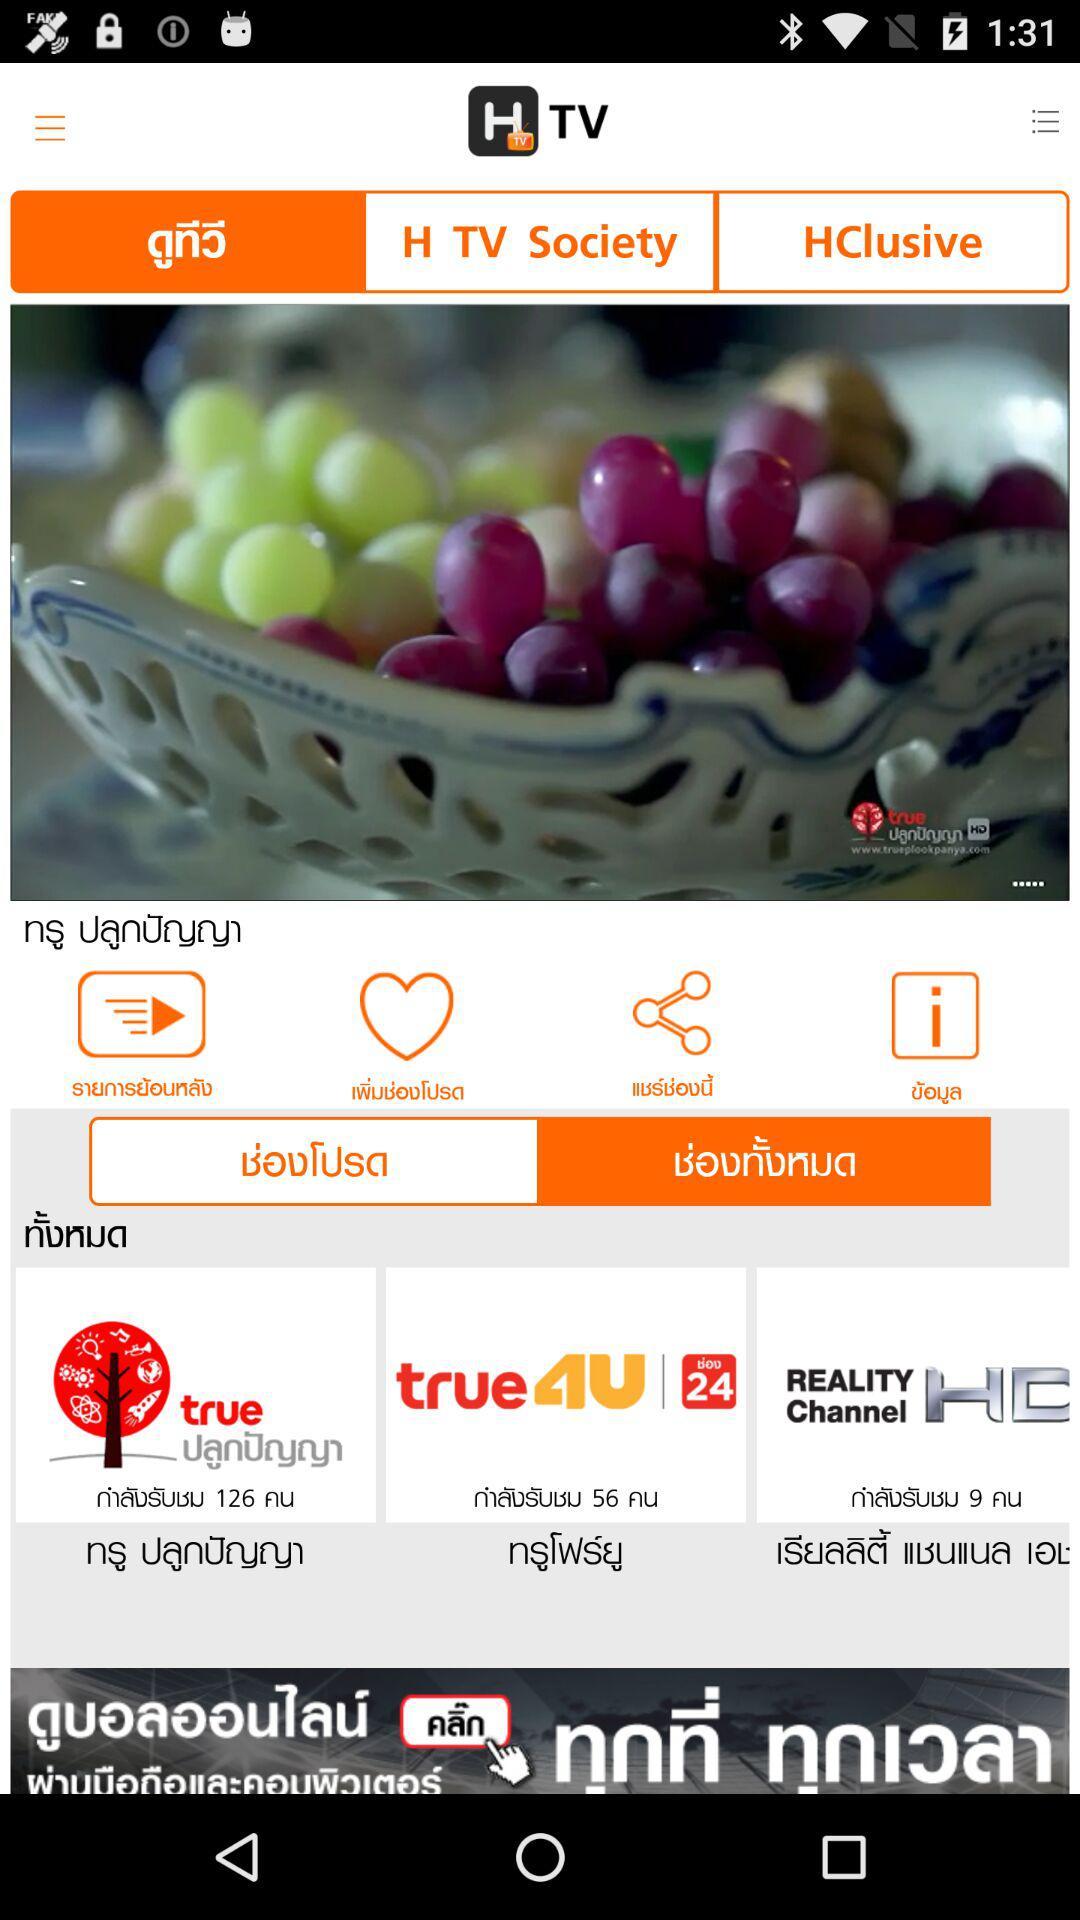 The width and height of the screenshot is (1080, 1920). What do you see at coordinates (43, 128) in the screenshot?
I see `the menu icon` at bounding box center [43, 128].